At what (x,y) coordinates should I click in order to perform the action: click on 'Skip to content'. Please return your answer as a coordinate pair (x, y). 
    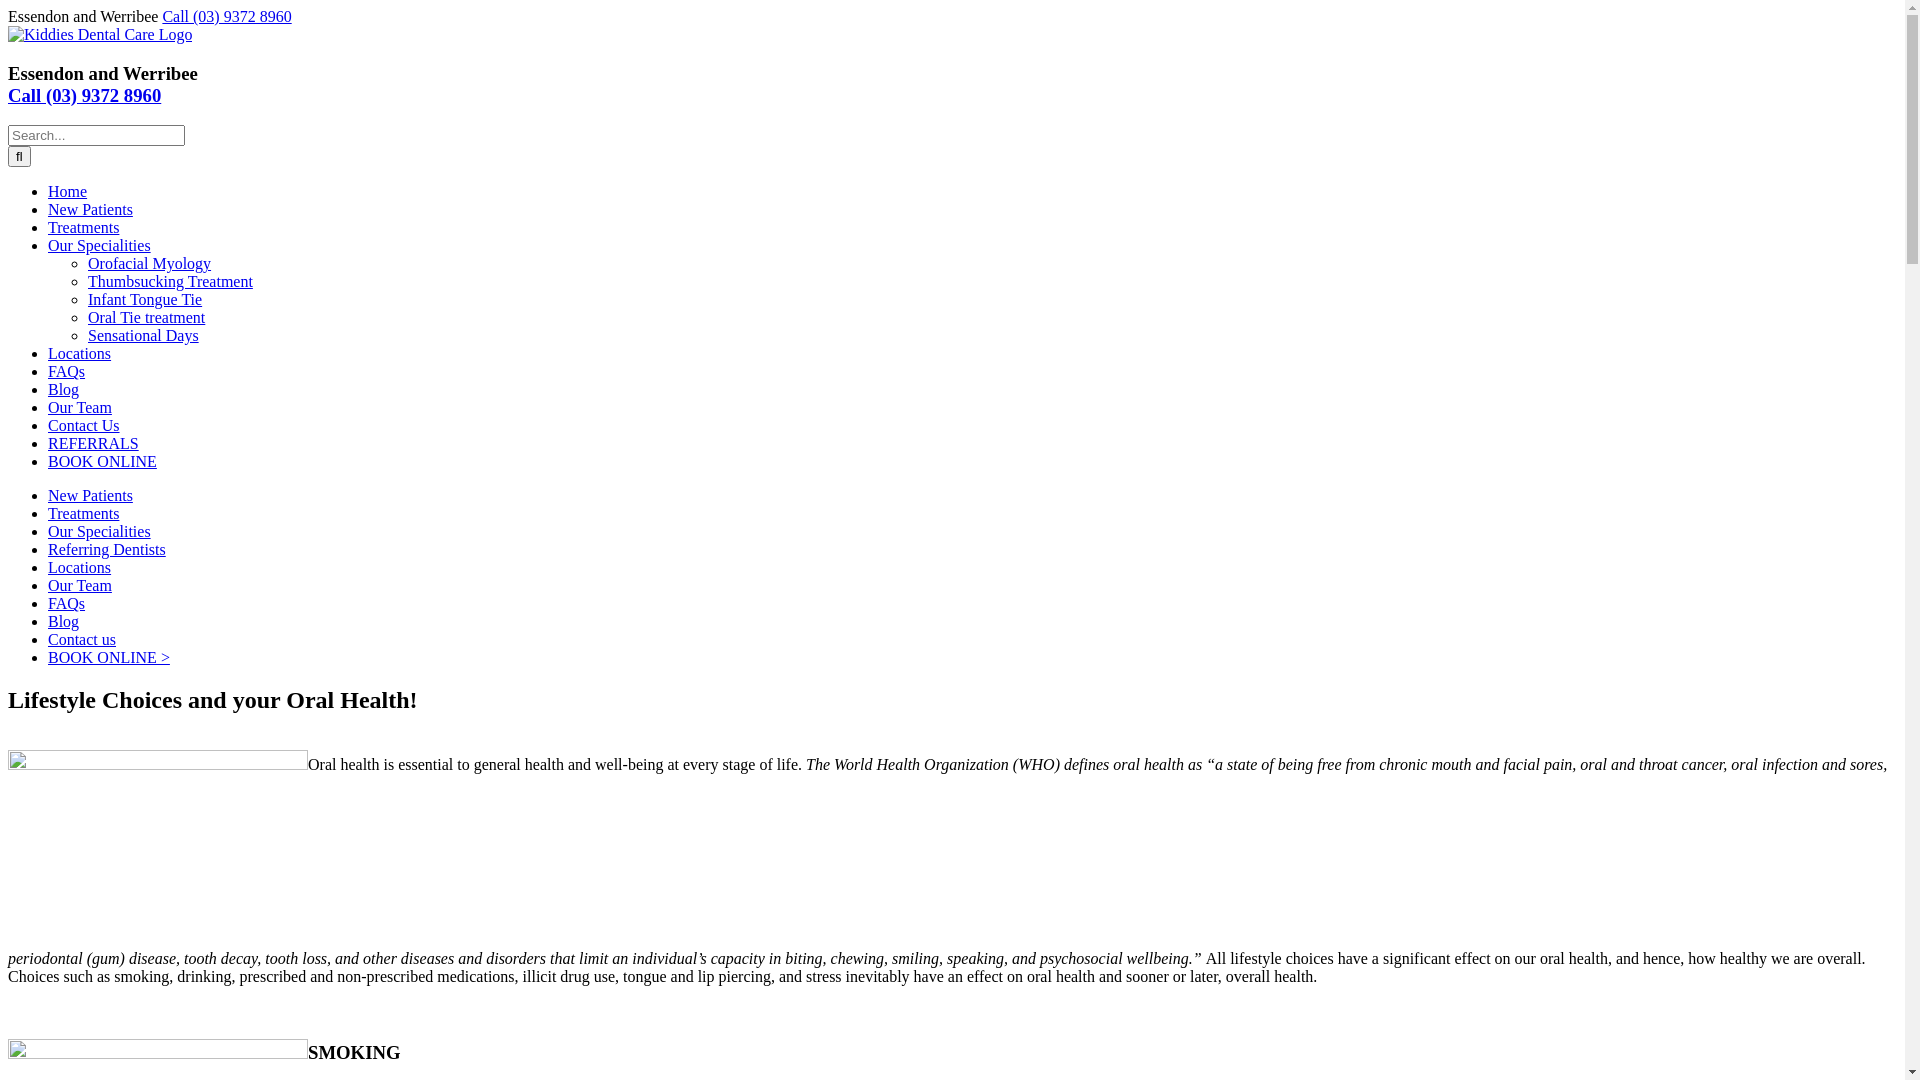
    Looking at the image, I should click on (7, 7).